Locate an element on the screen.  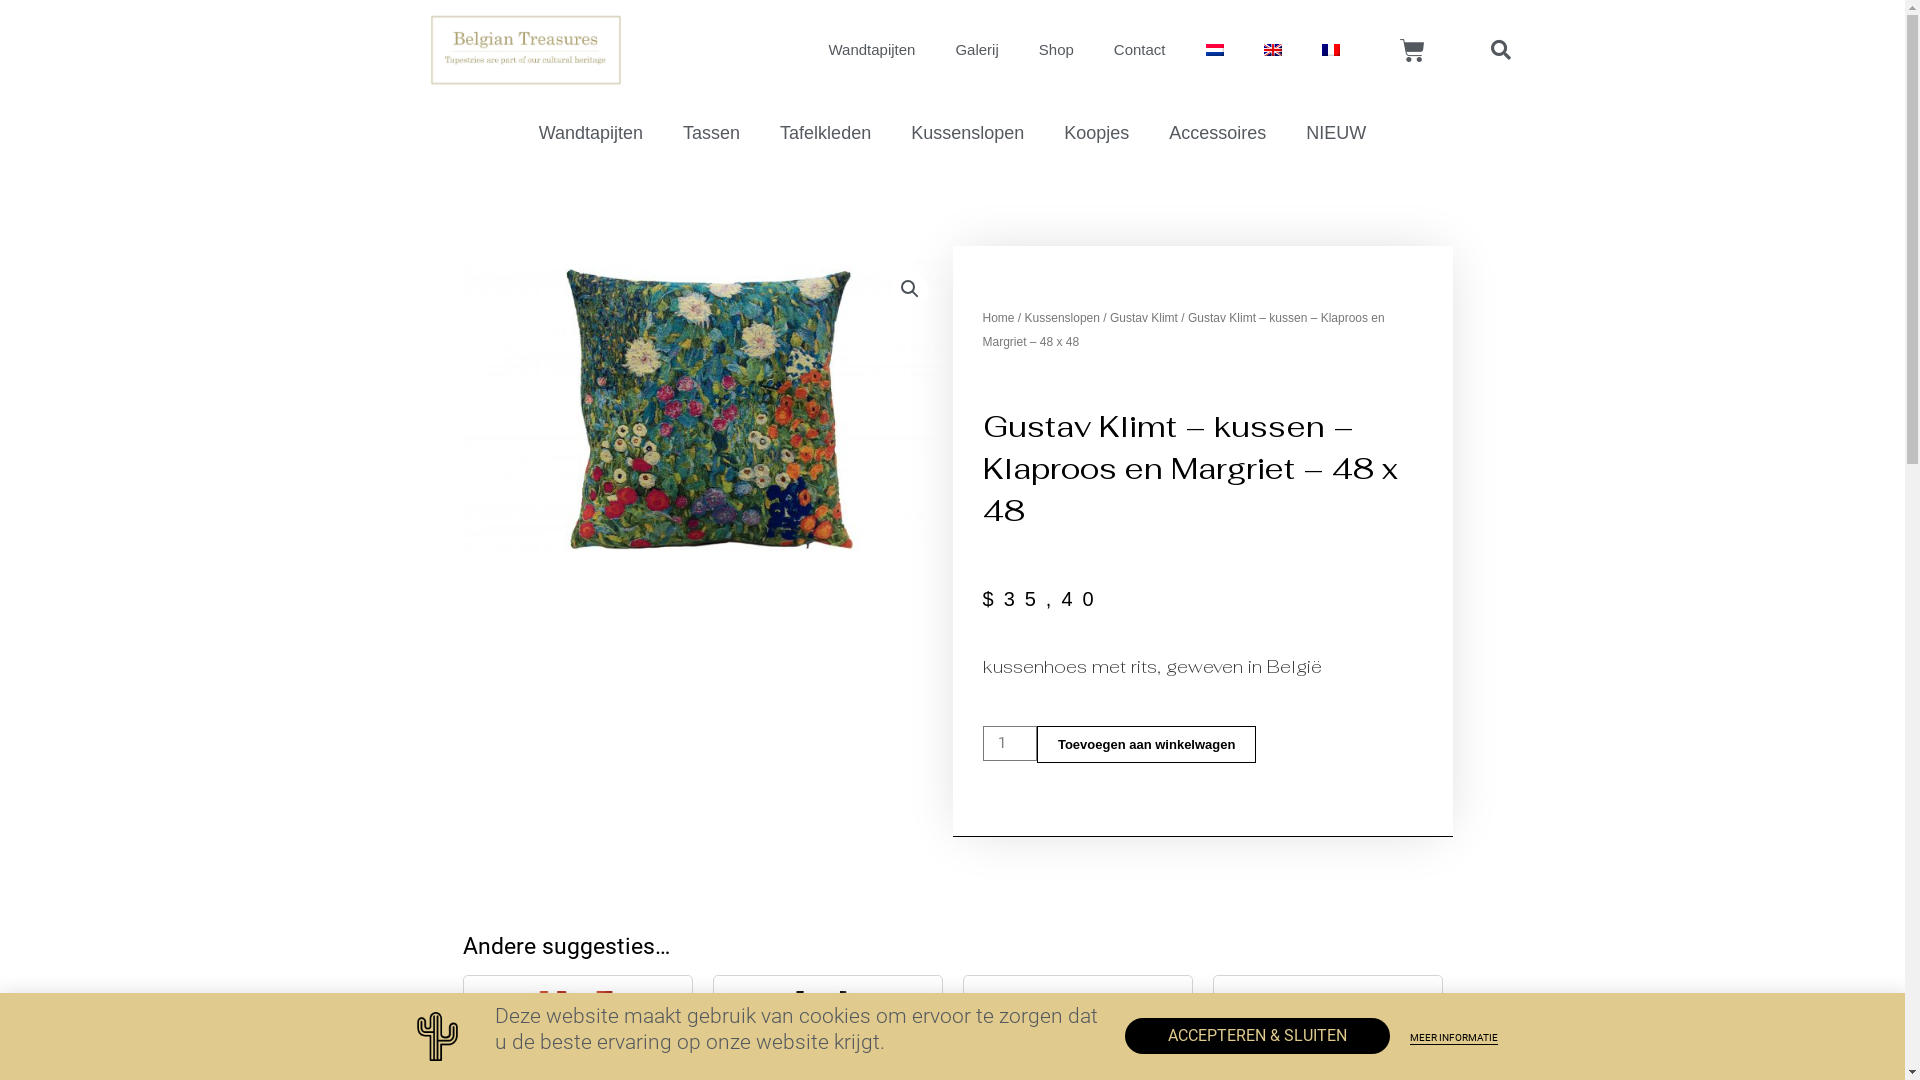
'Toevoegen aan winkelwagen' is located at coordinates (1146, 744).